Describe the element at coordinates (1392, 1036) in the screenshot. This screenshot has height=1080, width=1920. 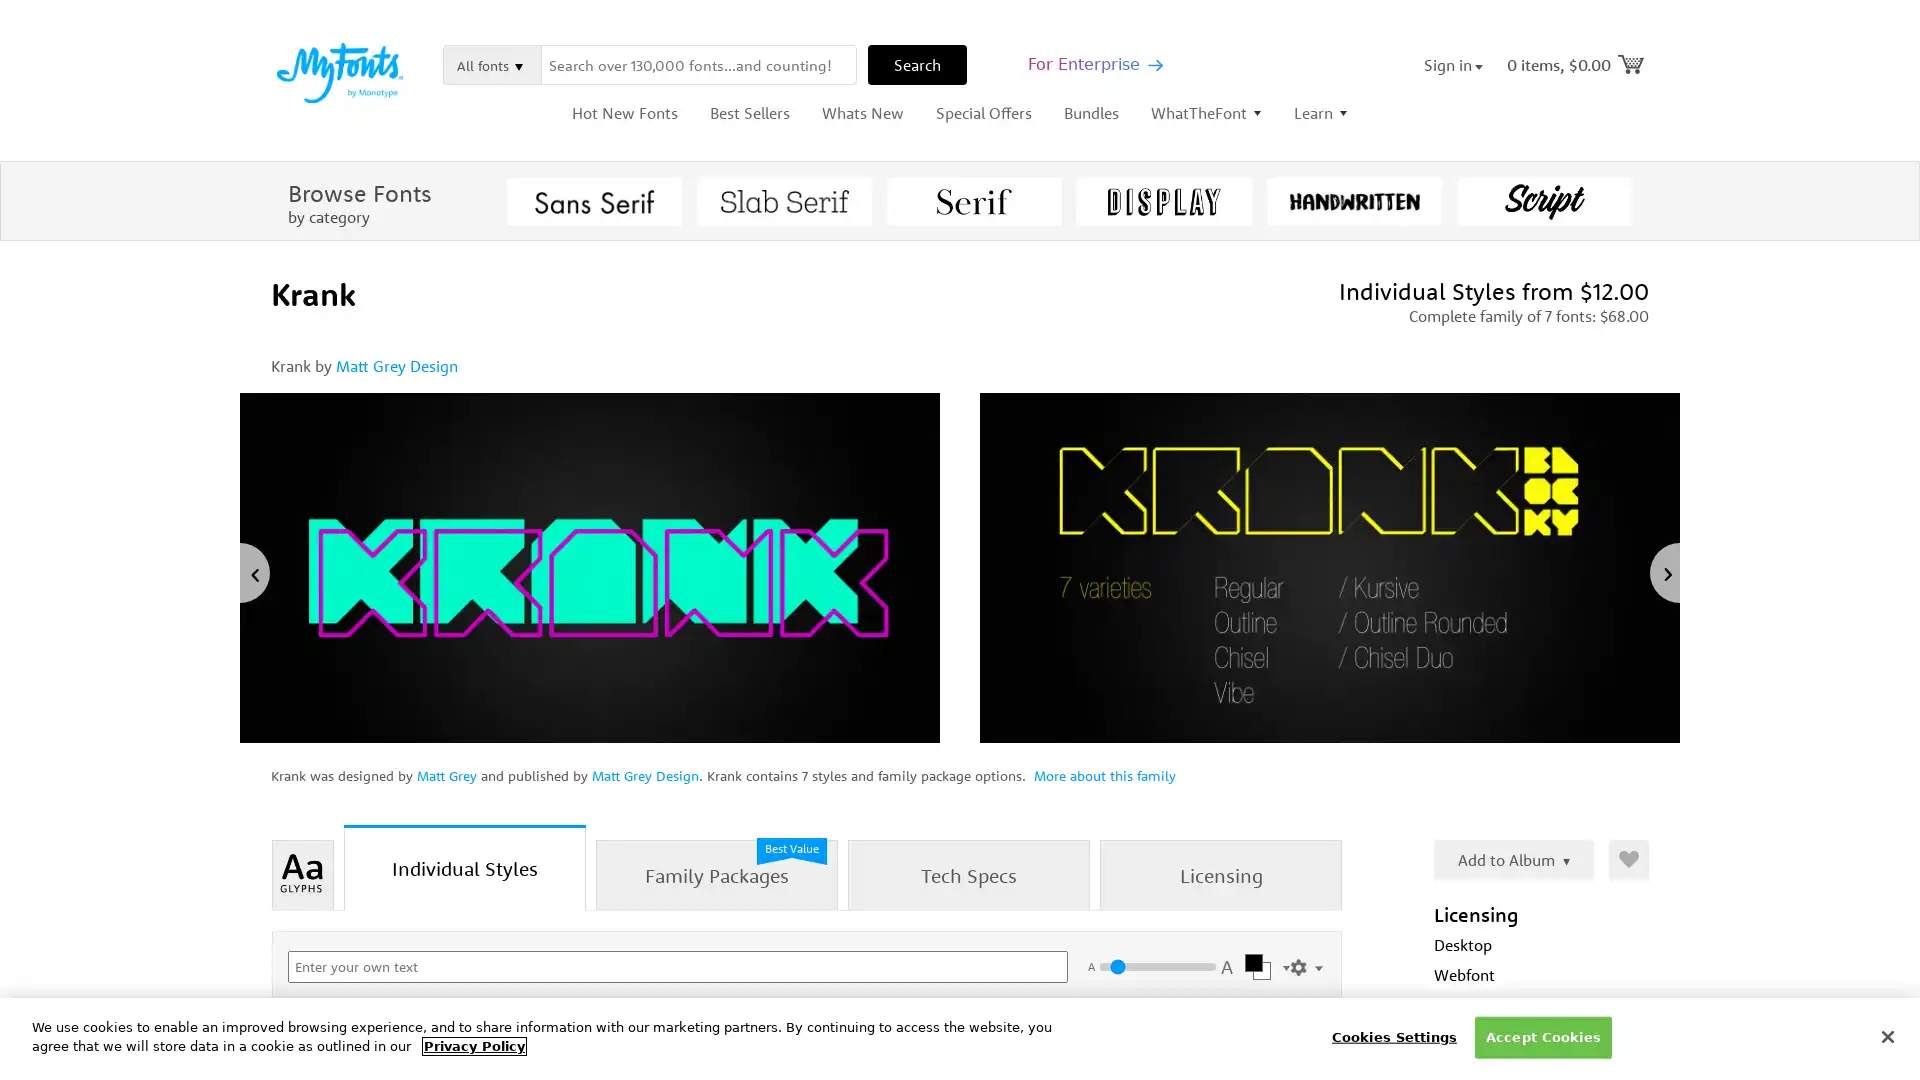
I see `Cookies Settings` at that location.